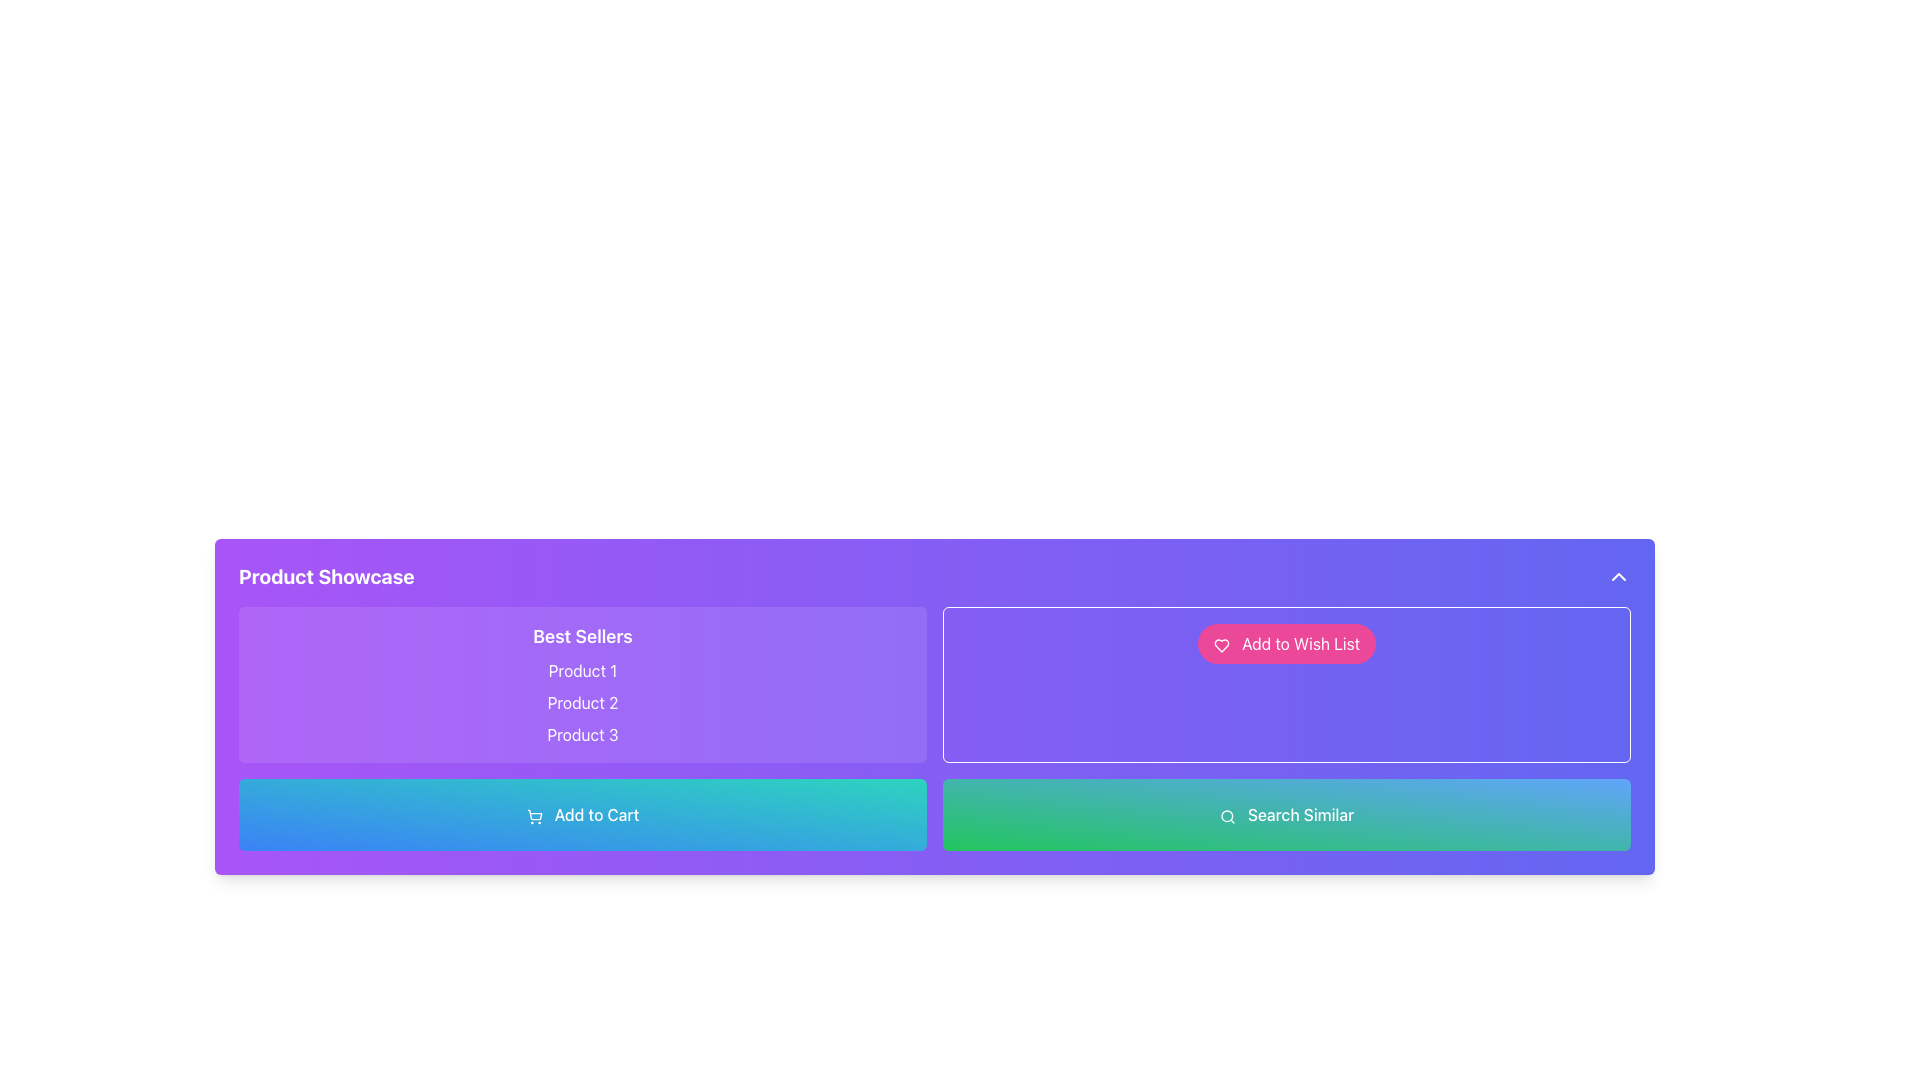 This screenshot has height=1080, width=1920. Describe the element at coordinates (581, 671) in the screenshot. I see `the text label displaying 'Product 1' in white on a purple background, which is the first item under the 'Best Sellers' section` at that location.